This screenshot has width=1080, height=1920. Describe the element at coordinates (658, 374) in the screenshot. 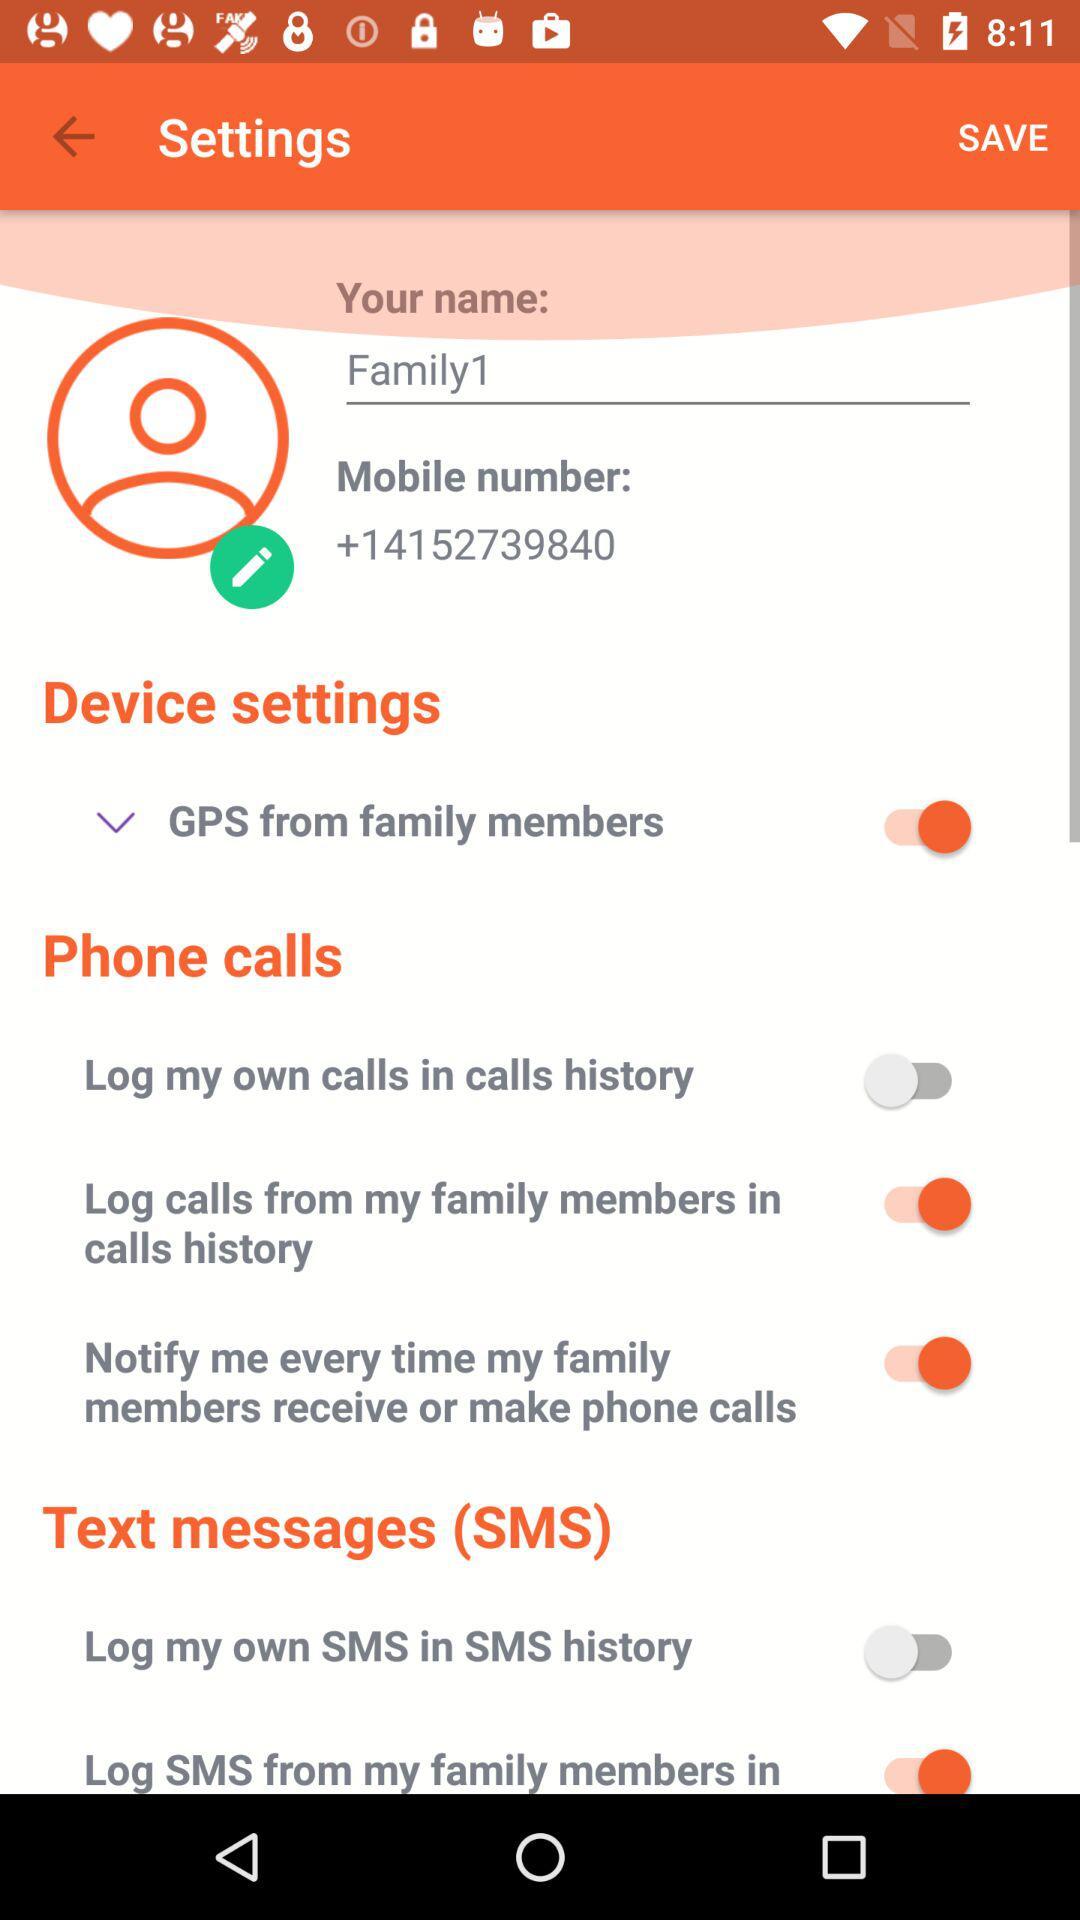

I see `item below the your name: icon` at that location.